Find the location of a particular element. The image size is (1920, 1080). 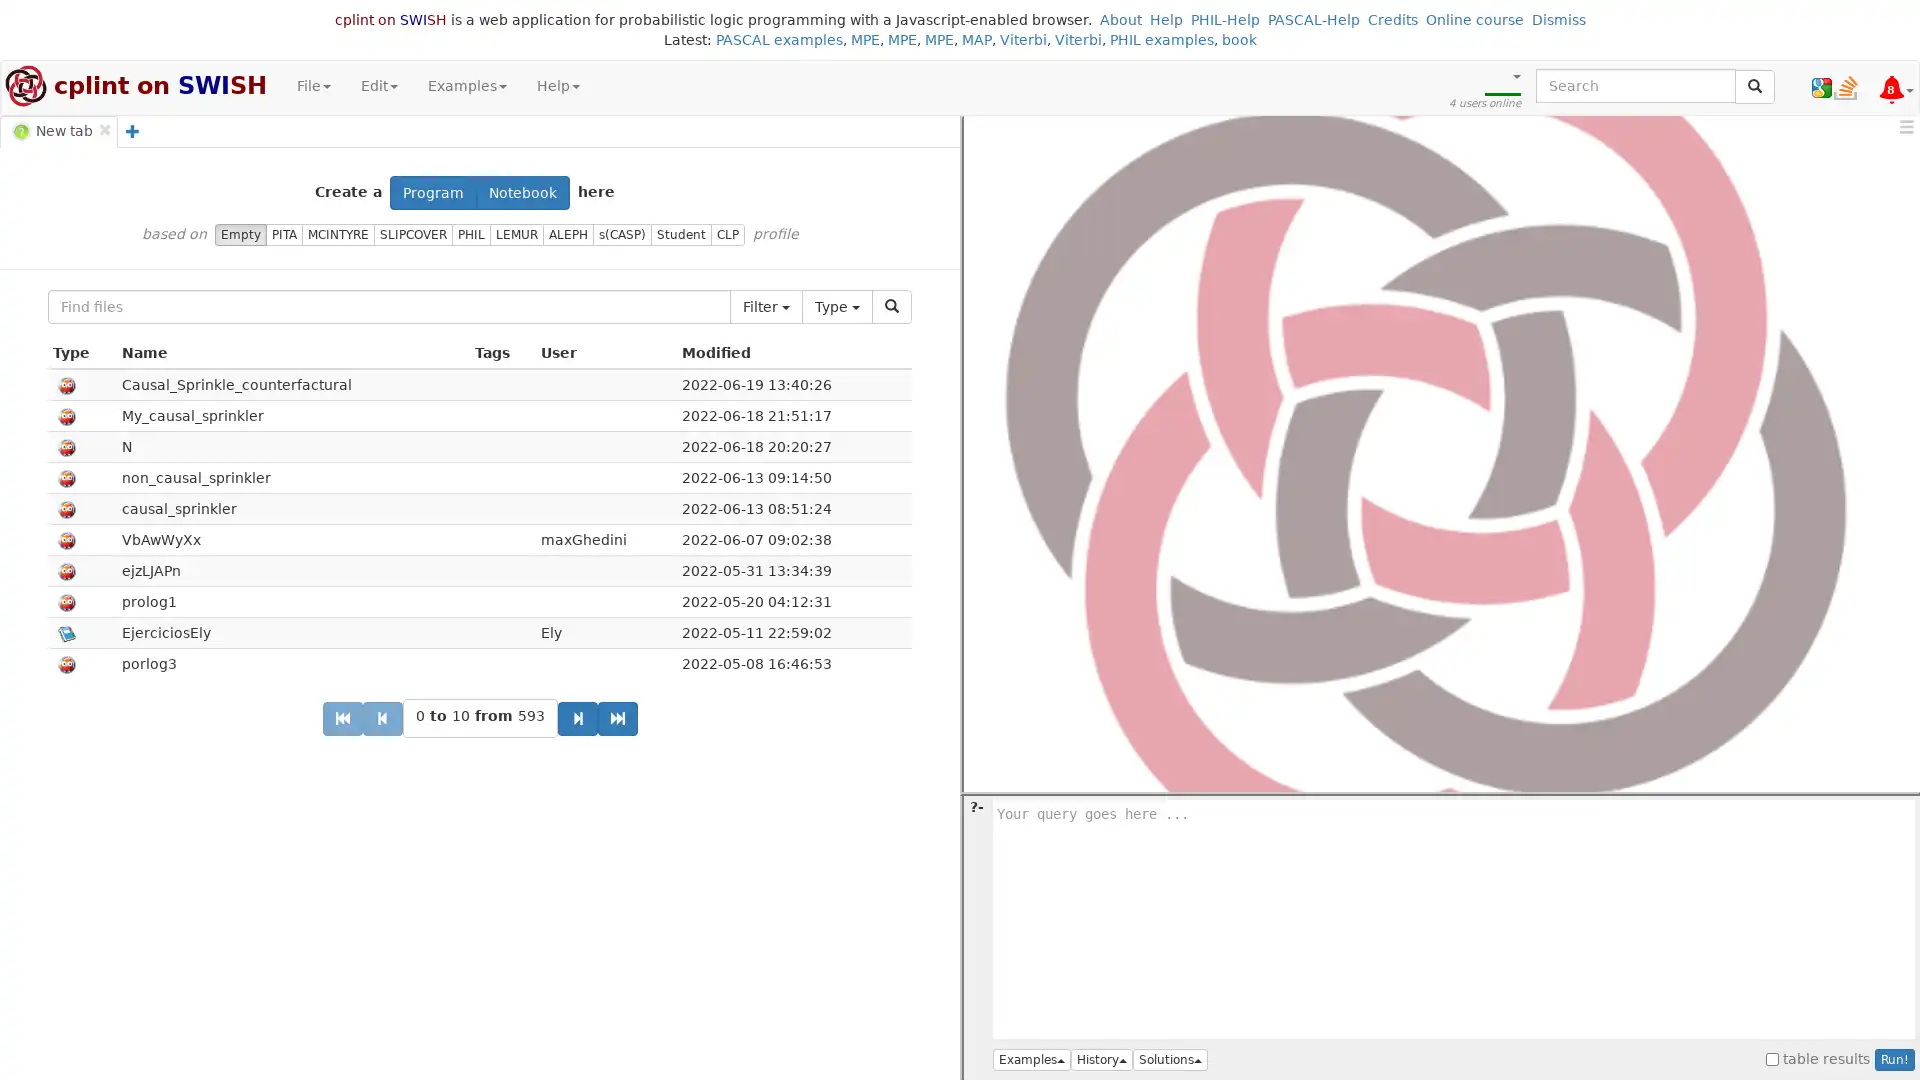

History is located at coordinates (1101, 1059).